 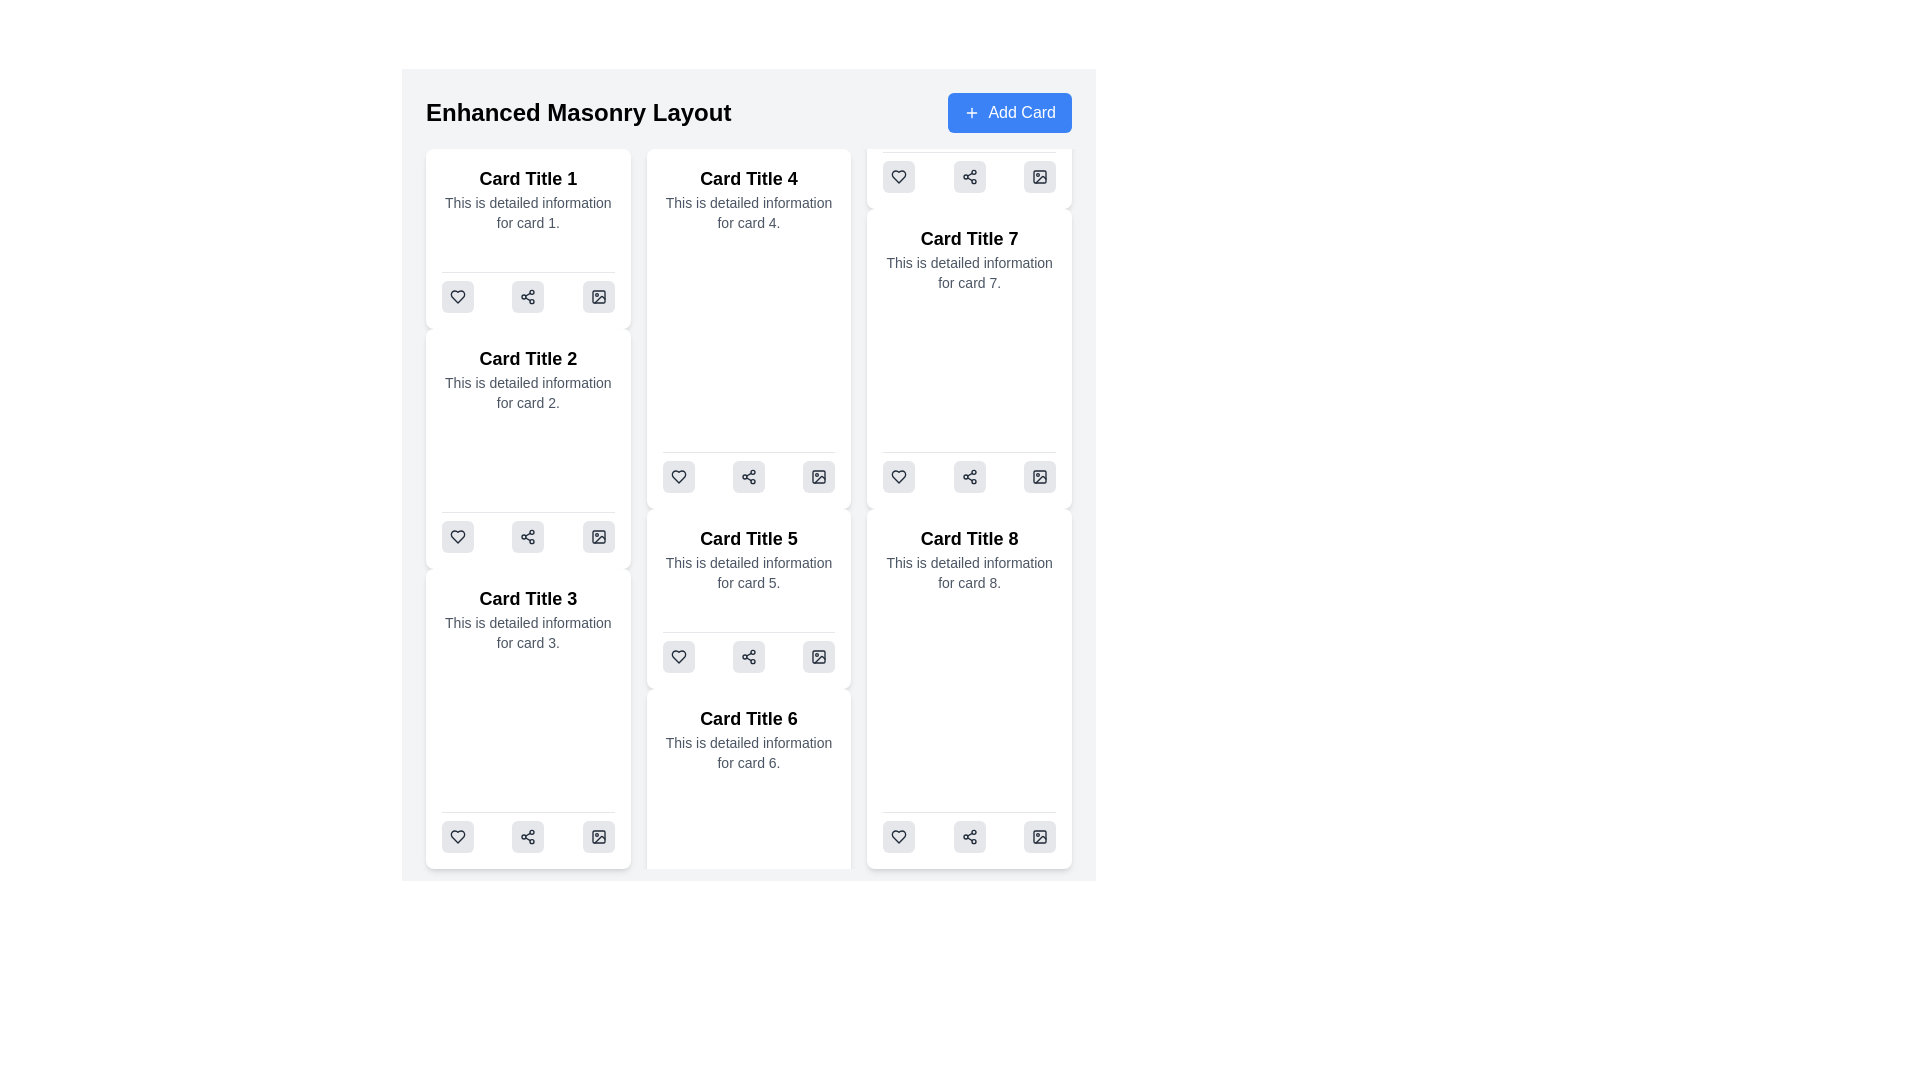 What do you see at coordinates (456, 837) in the screenshot?
I see `the heart-shaped icon outlined with a thin, dark line located in the bottom left corner of 'Card Title 3'` at bounding box center [456, 837].